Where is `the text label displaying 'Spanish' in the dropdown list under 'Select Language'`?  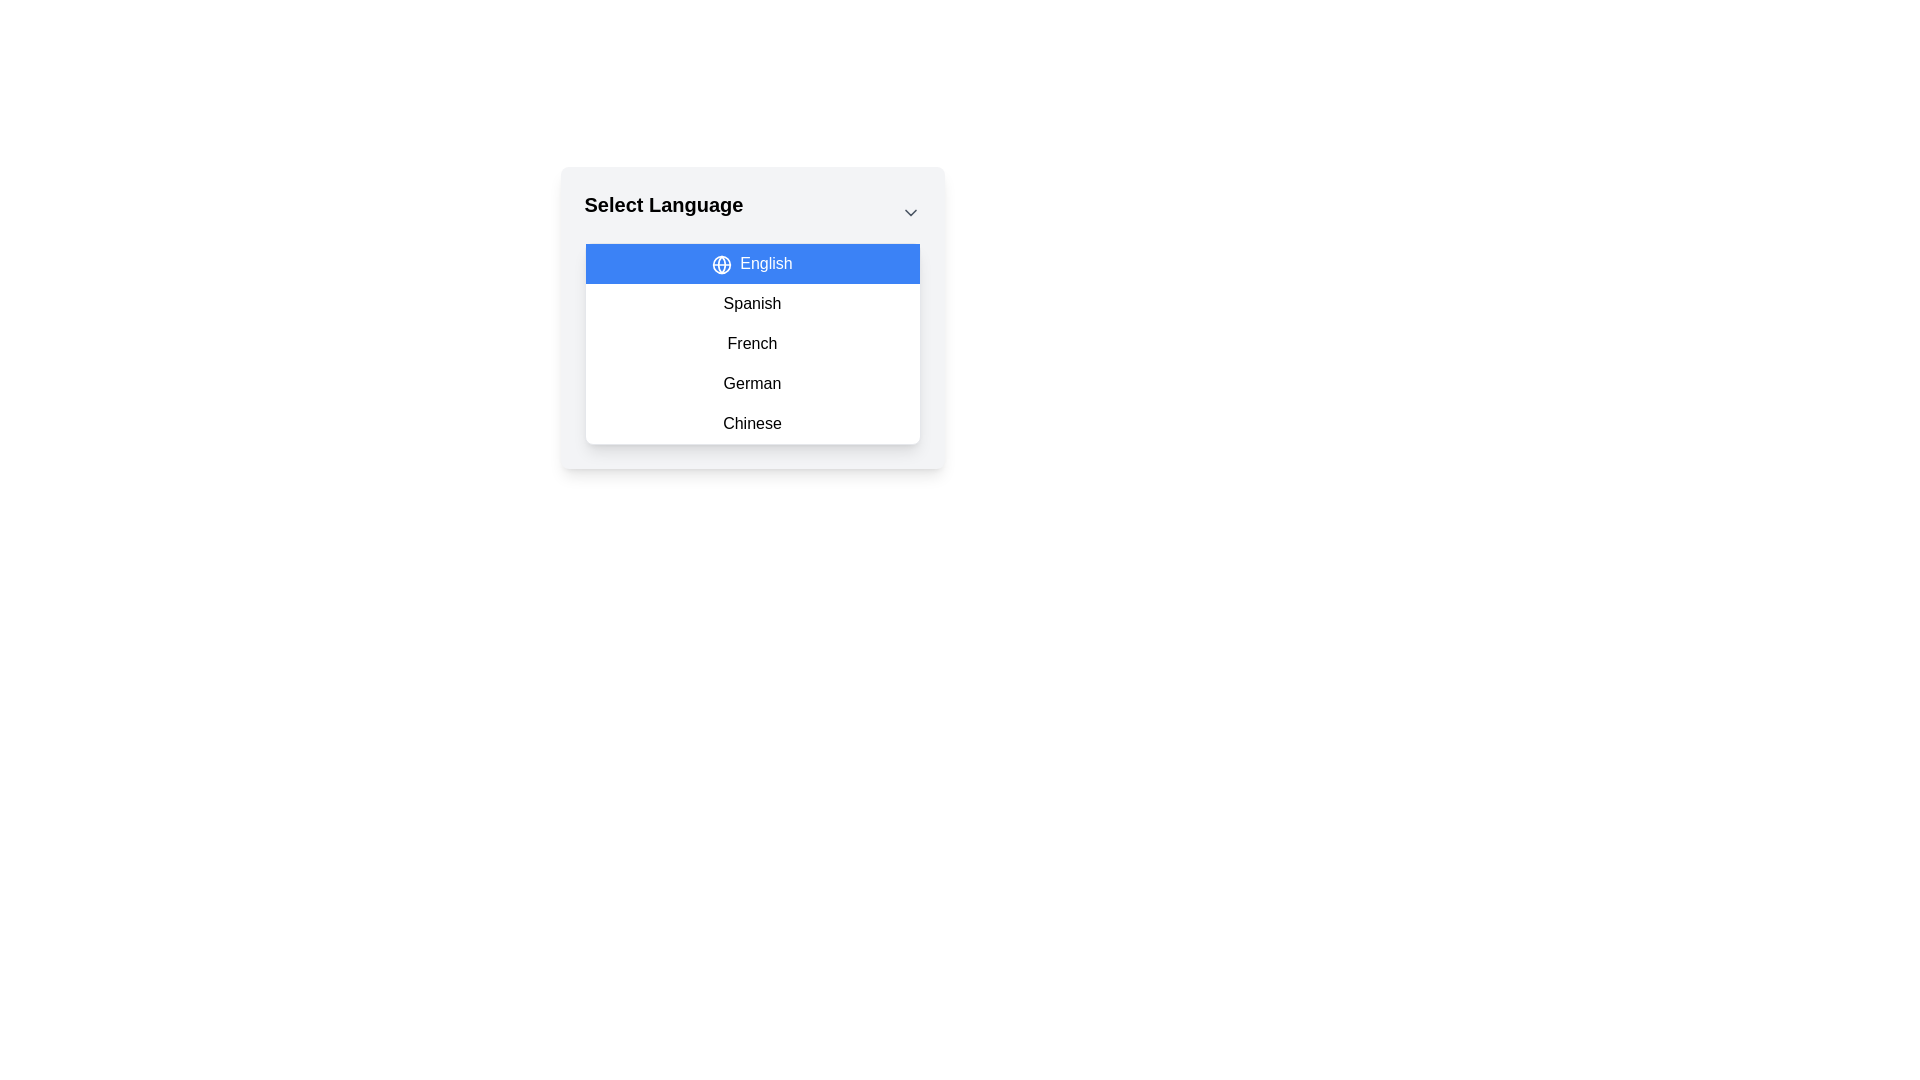
the text label displaying 'Spanish' in the dropdown list under 'Select Language' is located at coordinates (751, 304).